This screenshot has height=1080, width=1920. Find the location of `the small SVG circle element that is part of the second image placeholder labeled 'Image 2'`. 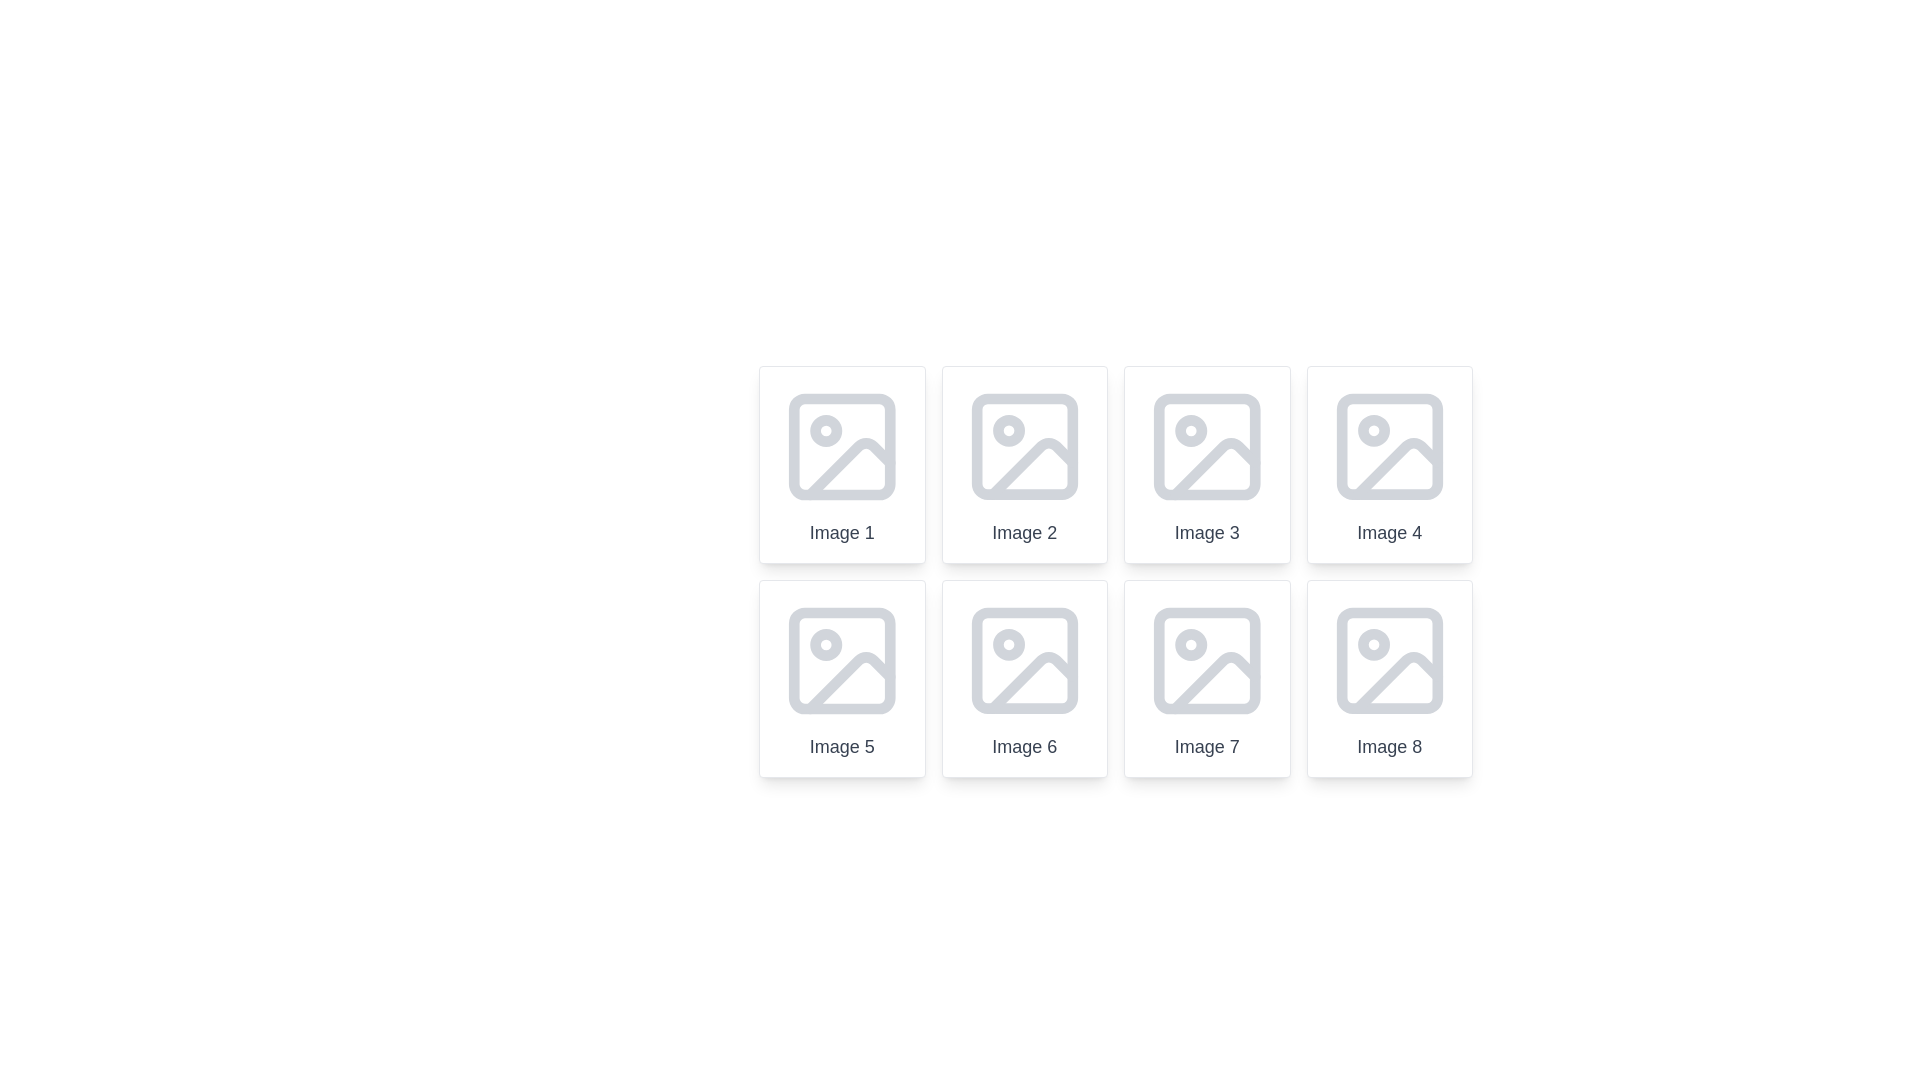

the small SVG circle element that is part of the second image placeholder labeled 'Image 2' is located at coordinates (1008, 430).